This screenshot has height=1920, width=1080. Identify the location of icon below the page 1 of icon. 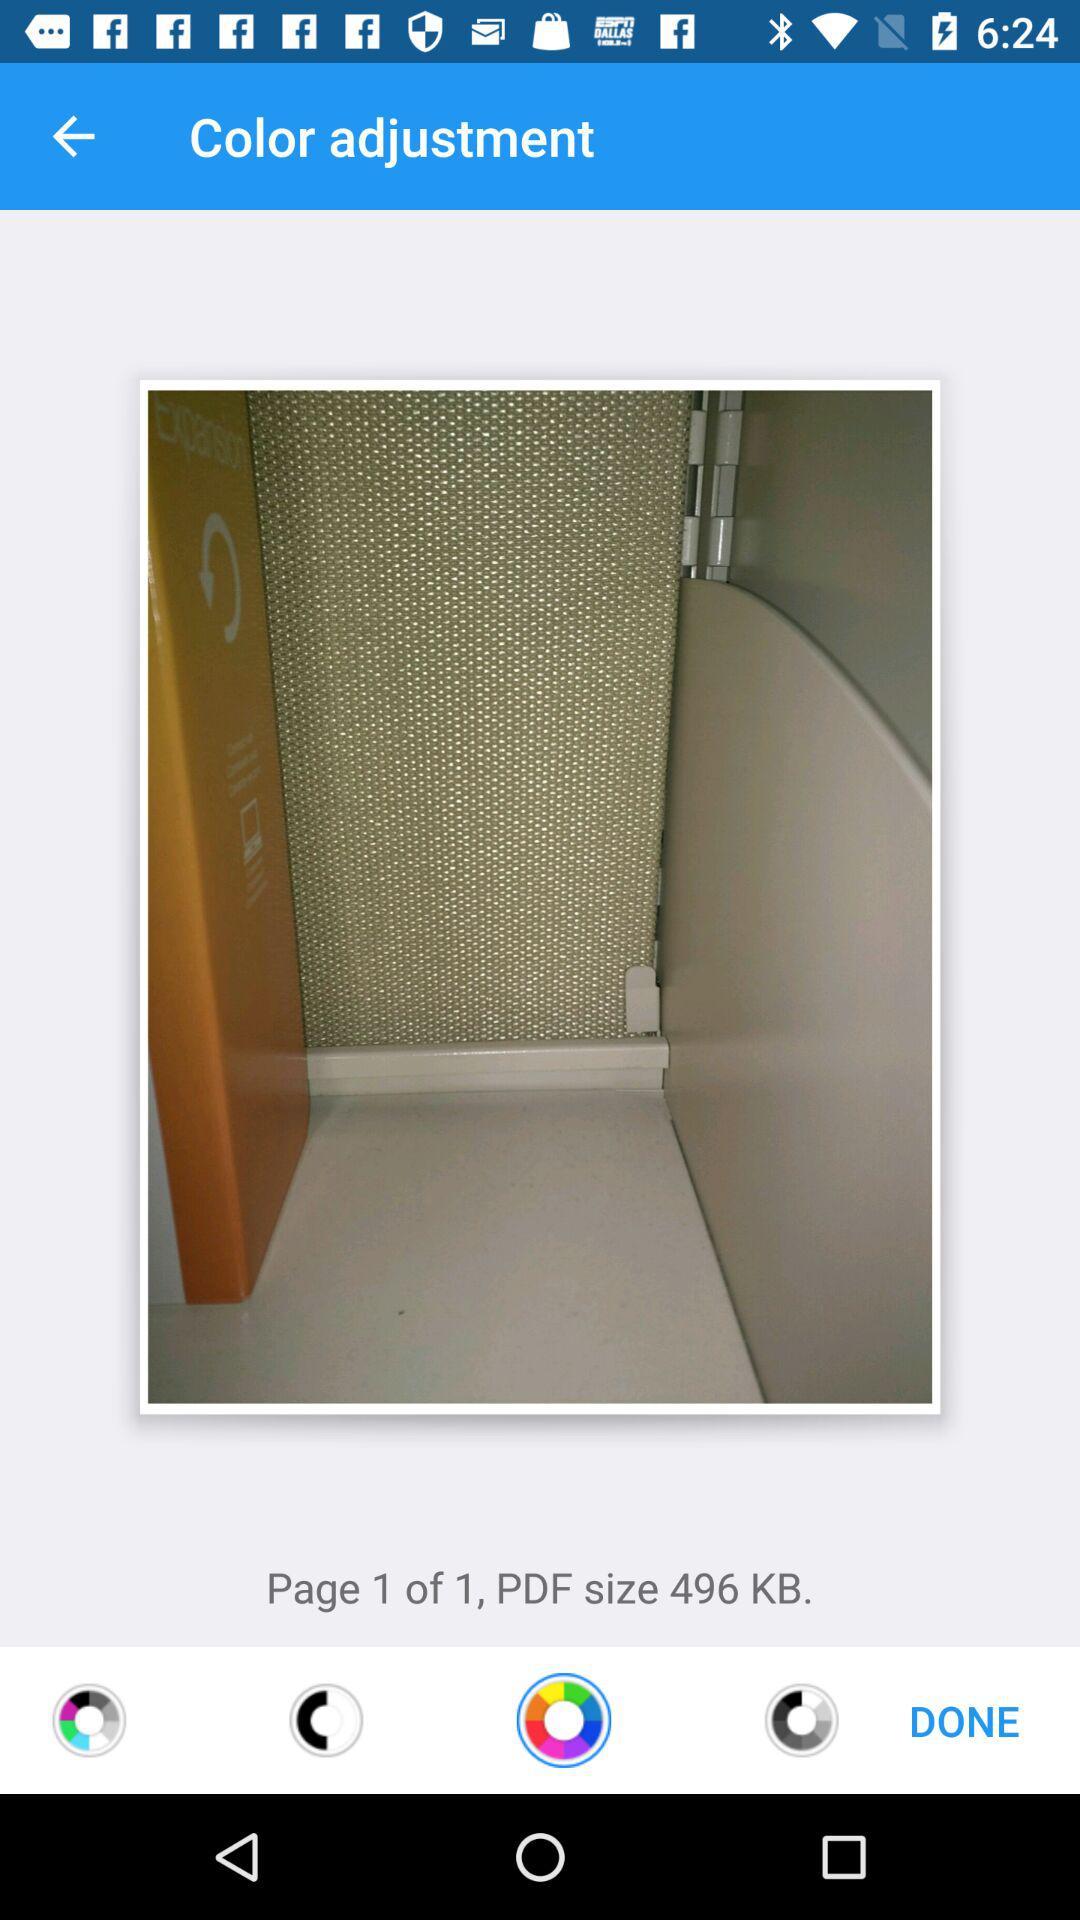
(563, 1719).